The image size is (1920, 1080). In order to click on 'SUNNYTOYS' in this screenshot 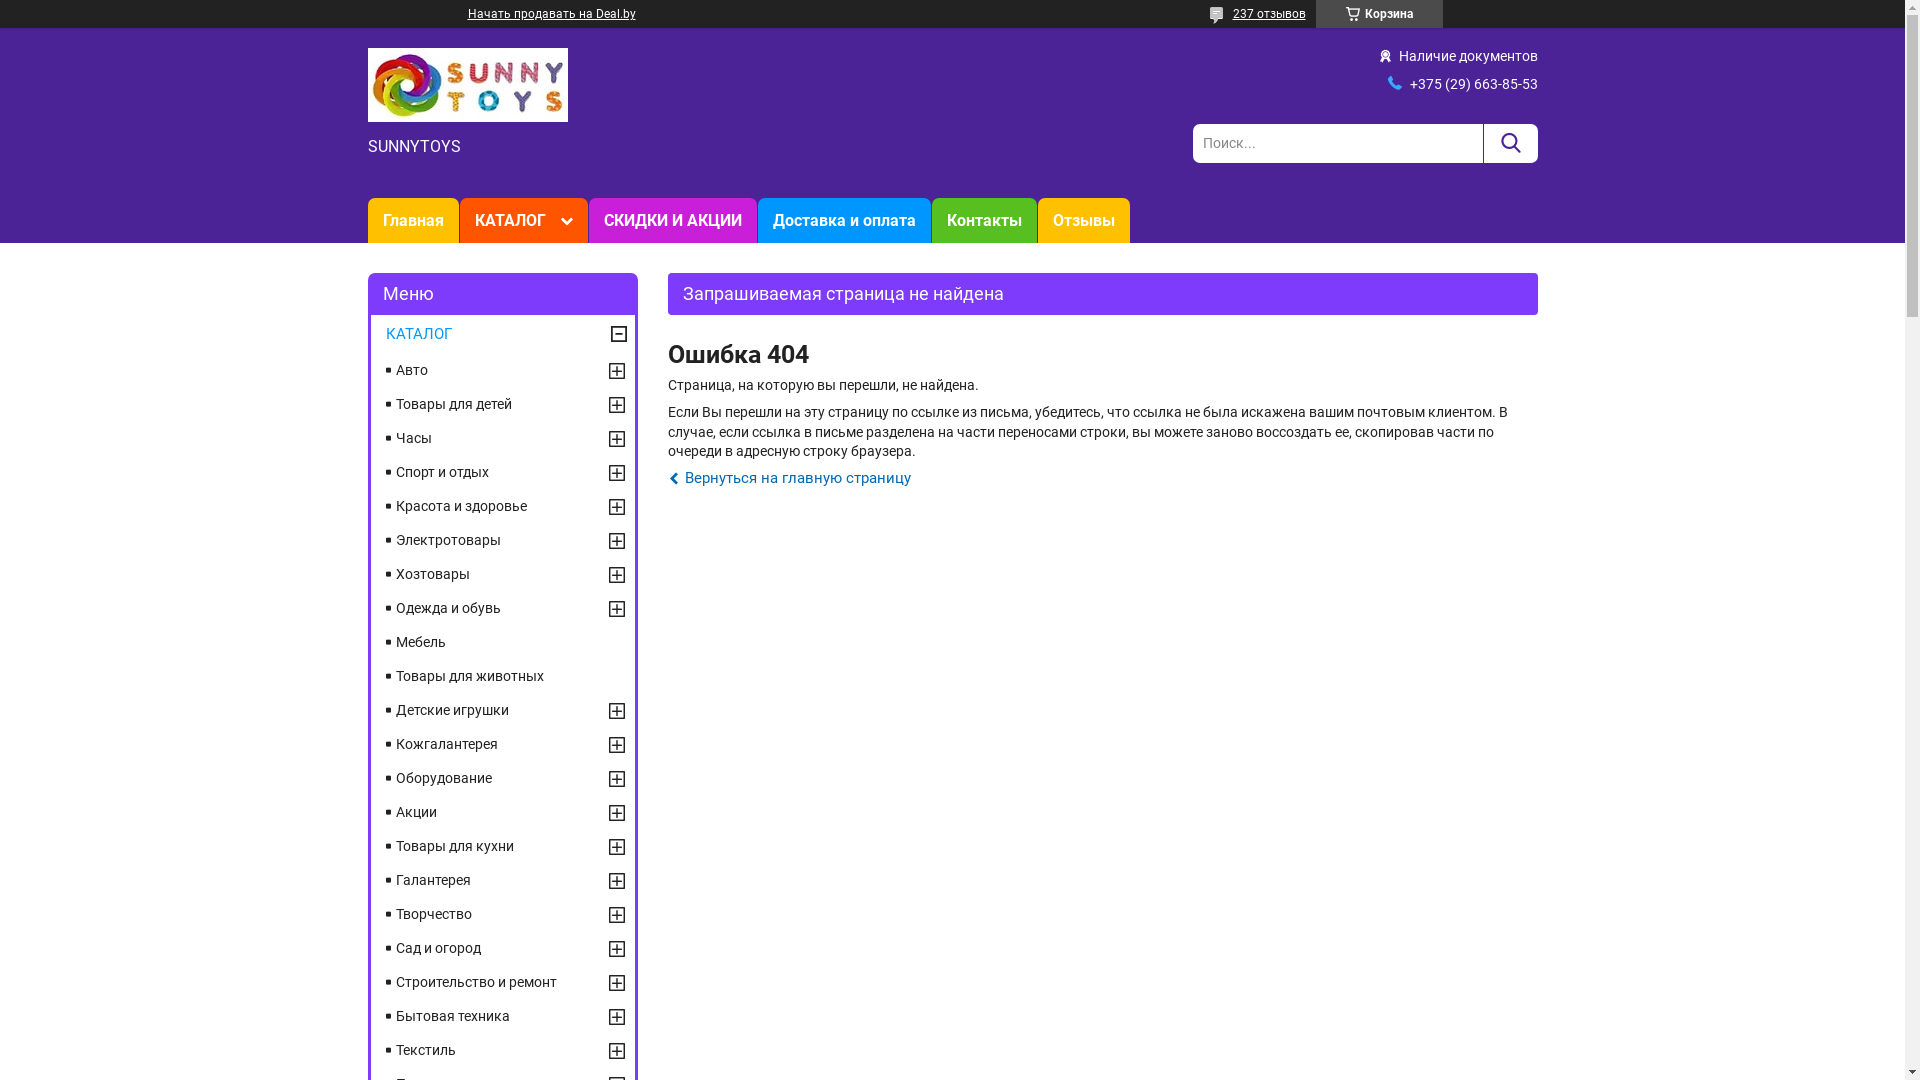, I will do `click(467, 83)`.